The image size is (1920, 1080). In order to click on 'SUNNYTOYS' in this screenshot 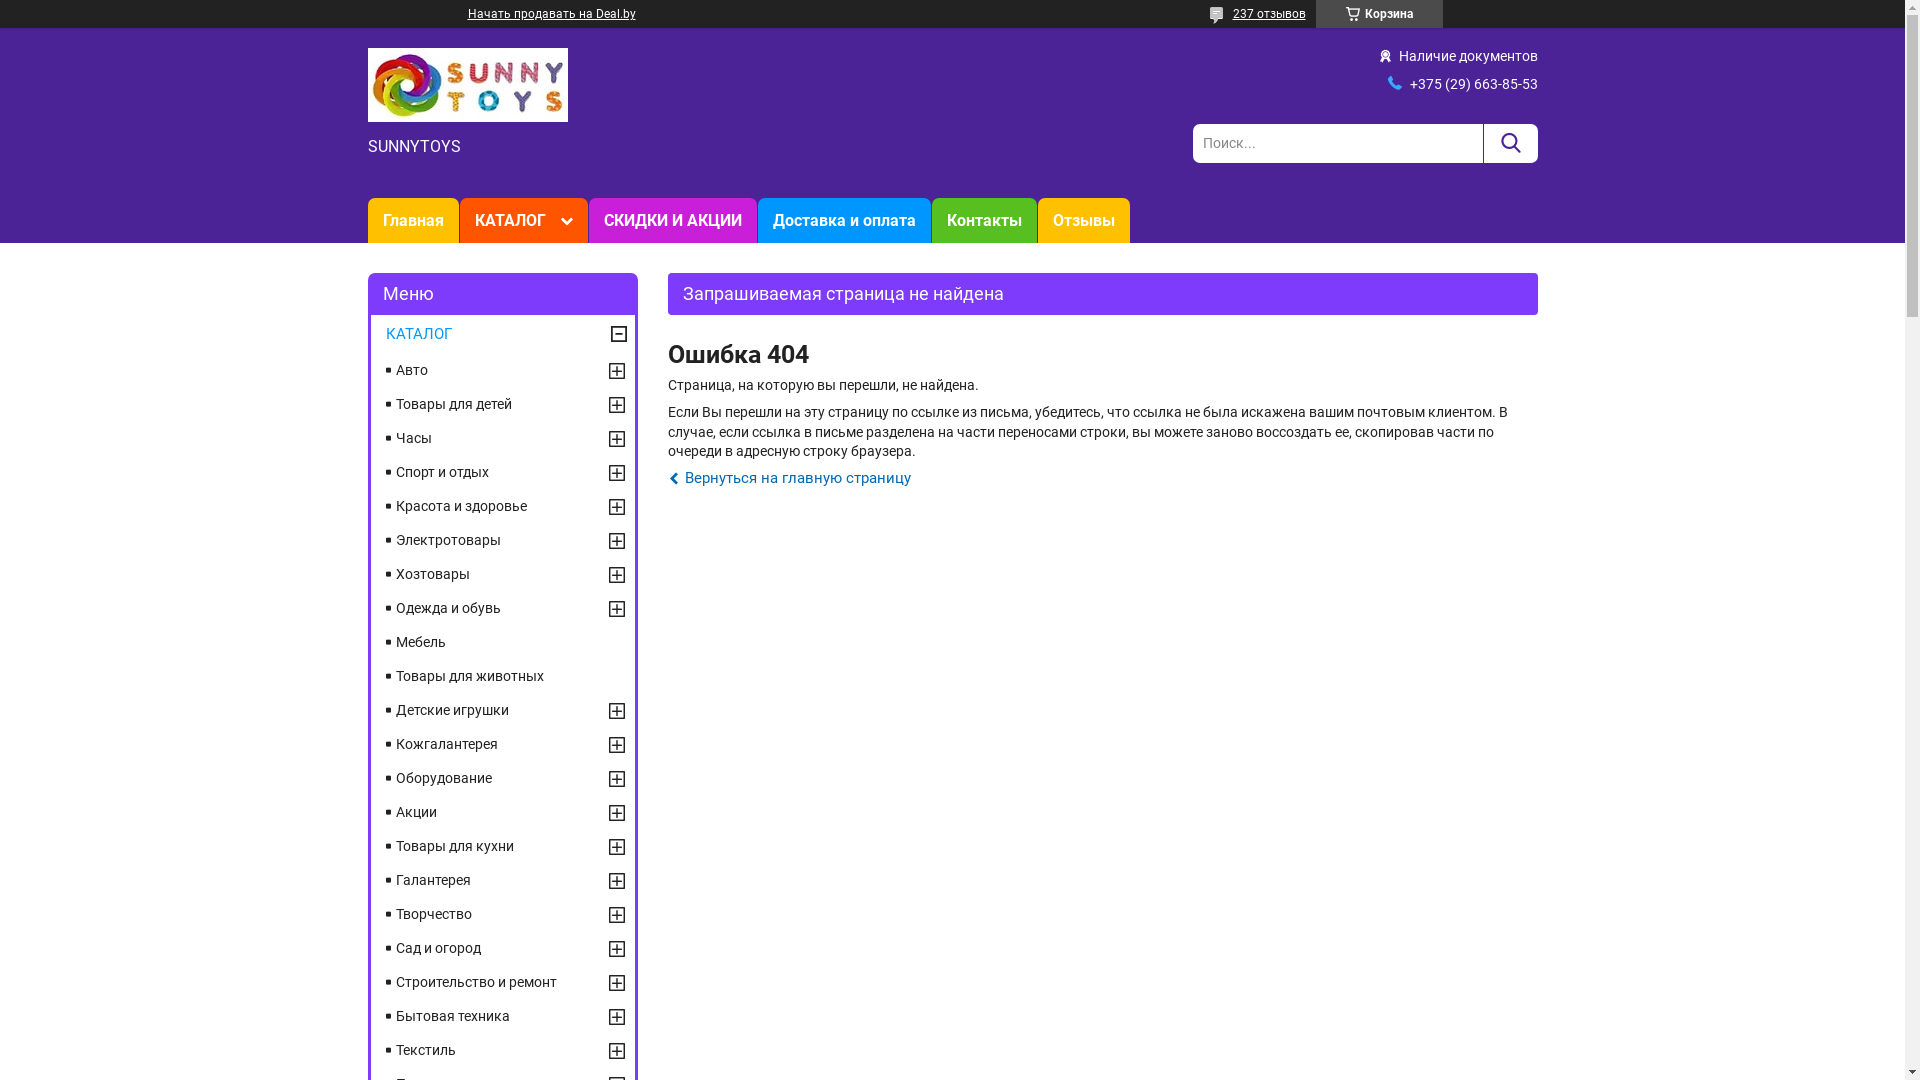, I will do `click(467, 83)`.